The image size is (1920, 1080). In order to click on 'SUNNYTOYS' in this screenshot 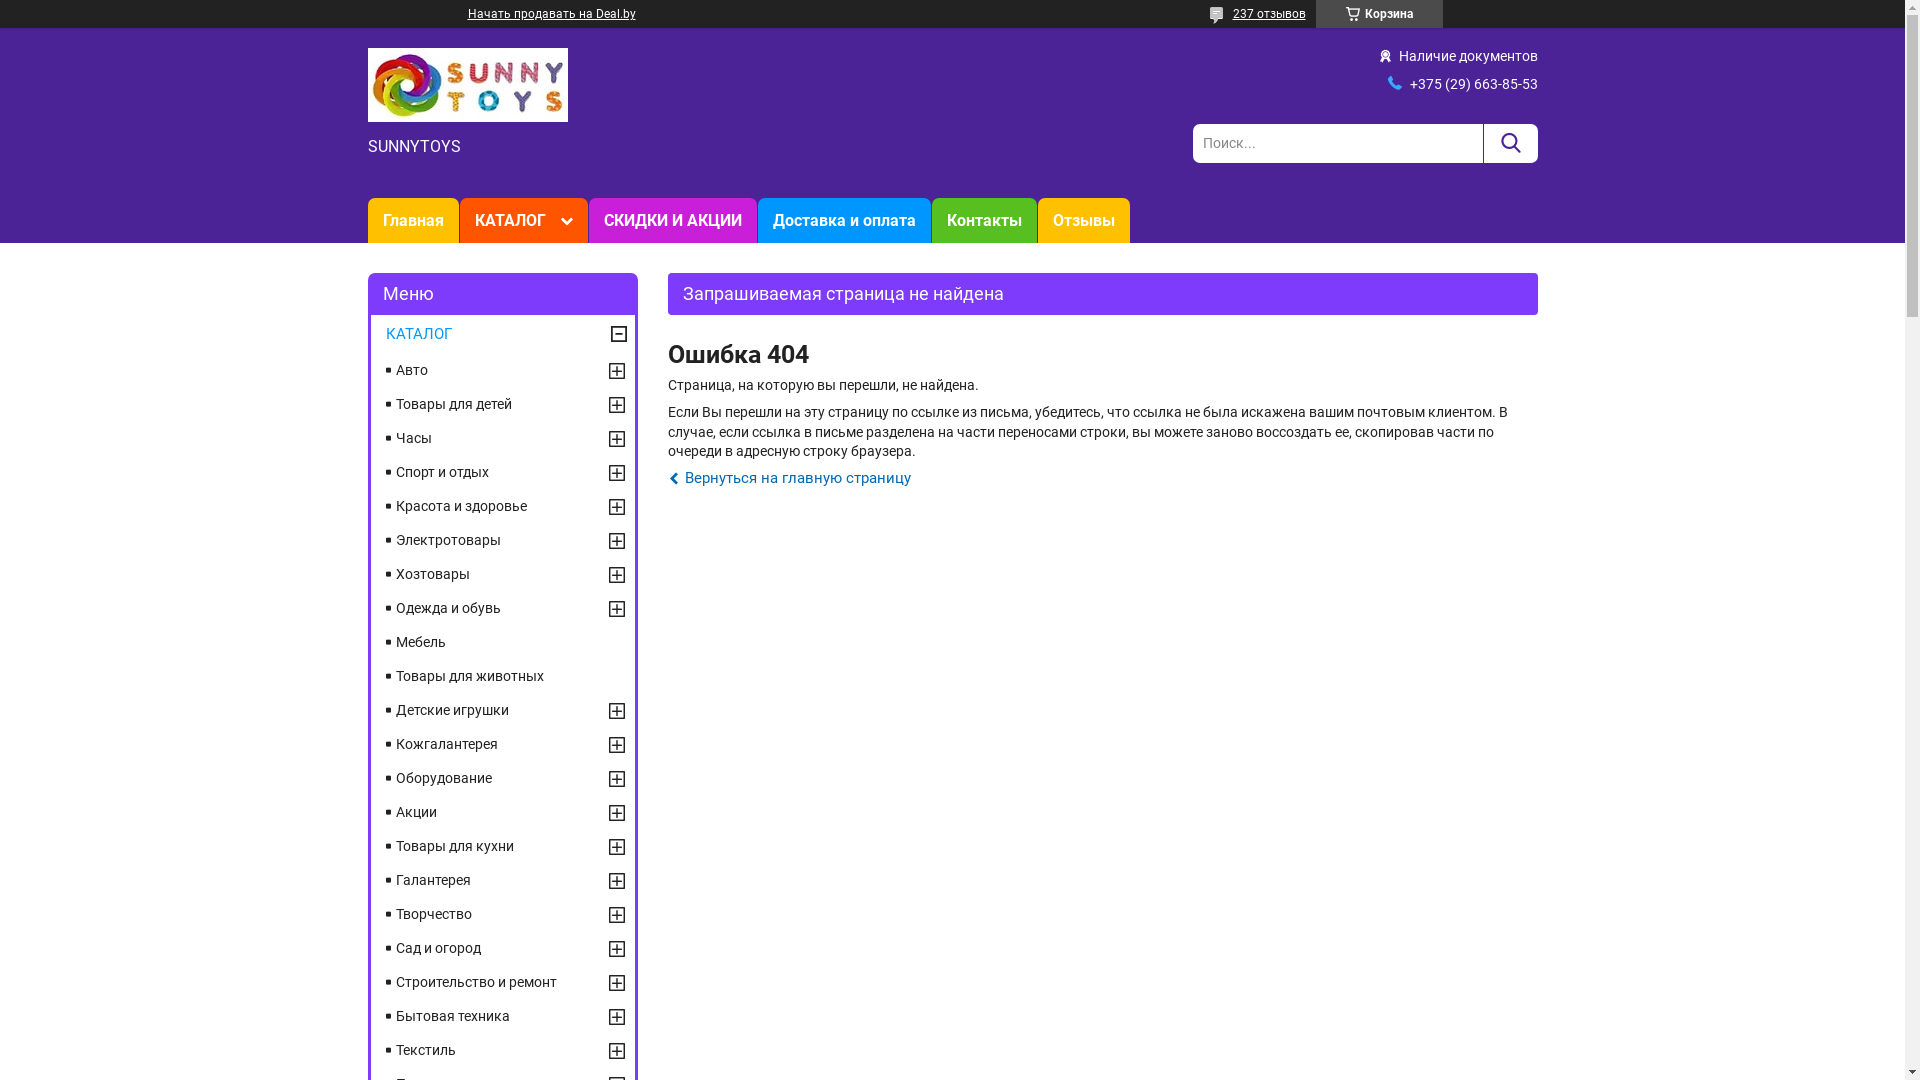, I will do `click(467, 83)`.